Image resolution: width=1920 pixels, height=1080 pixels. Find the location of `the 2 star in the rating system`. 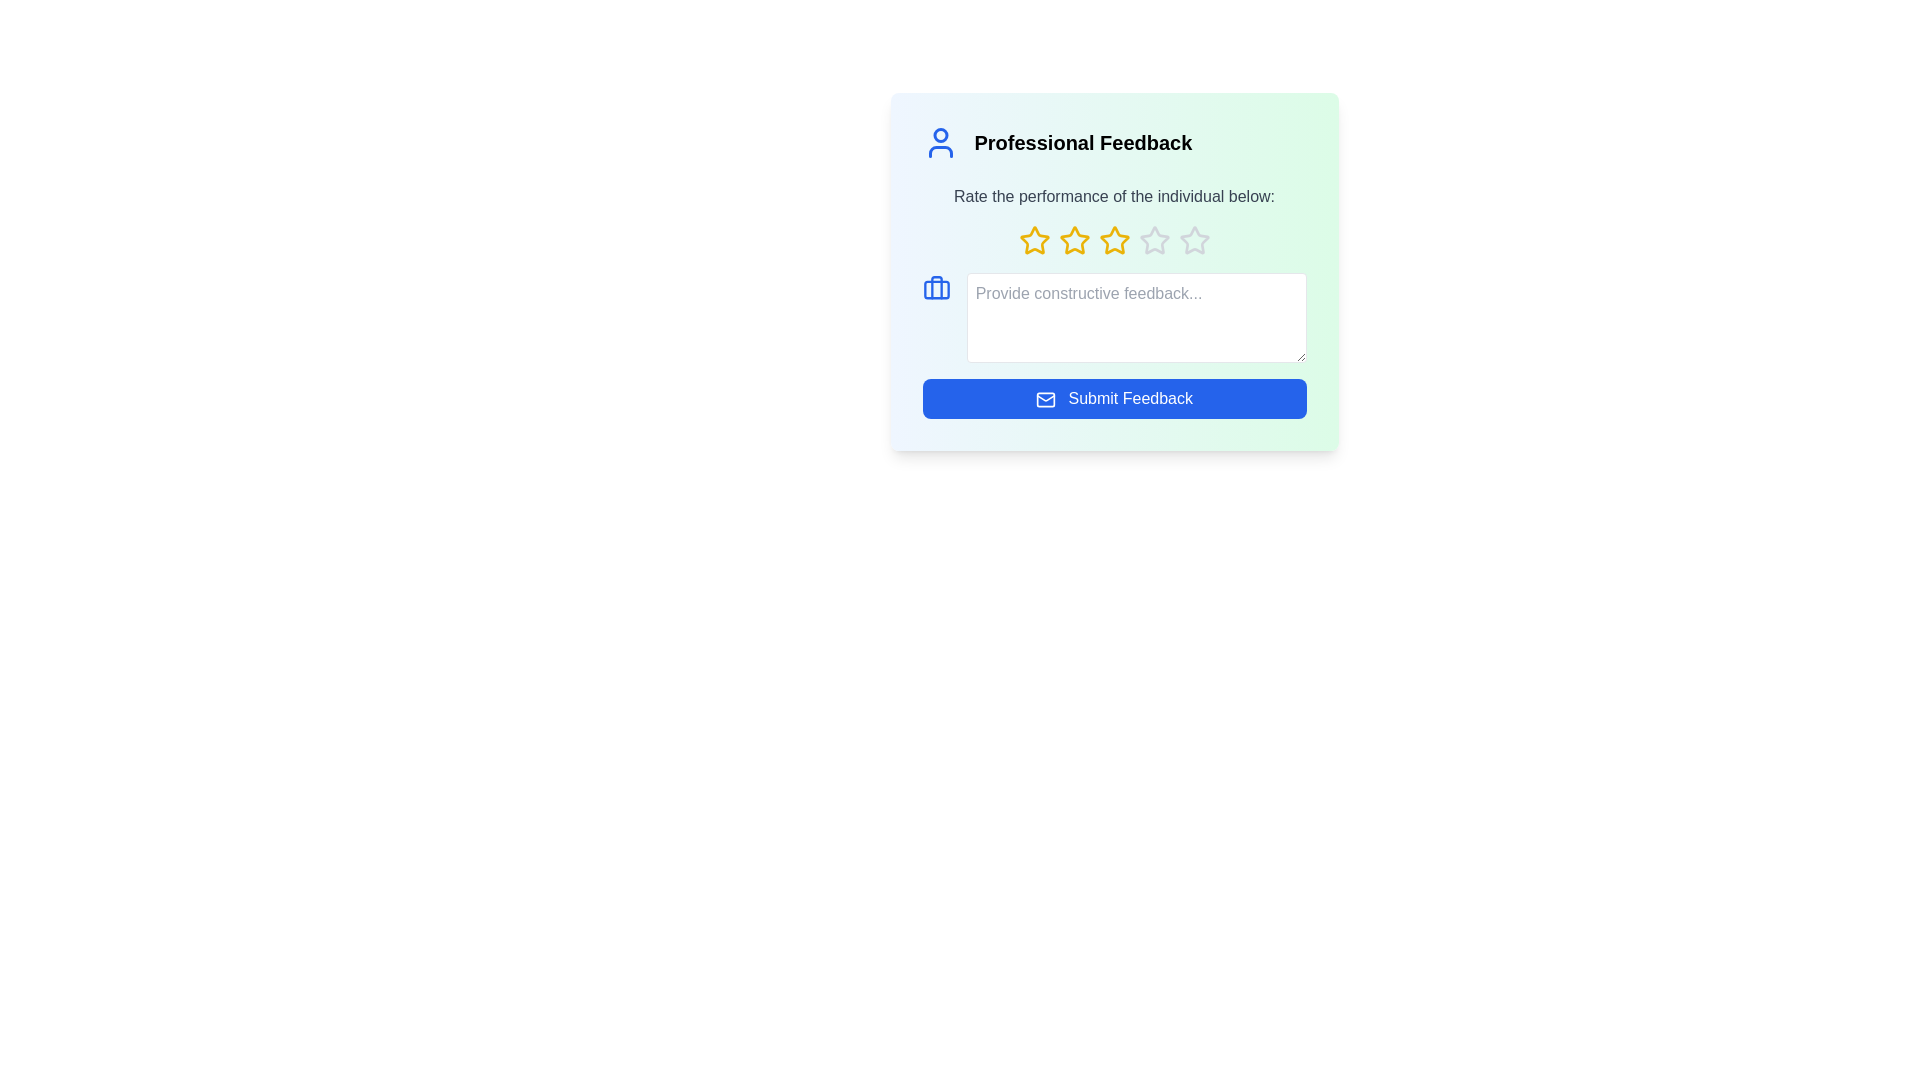

the 2 star in the rating system is located at coordinates (1073, 239).